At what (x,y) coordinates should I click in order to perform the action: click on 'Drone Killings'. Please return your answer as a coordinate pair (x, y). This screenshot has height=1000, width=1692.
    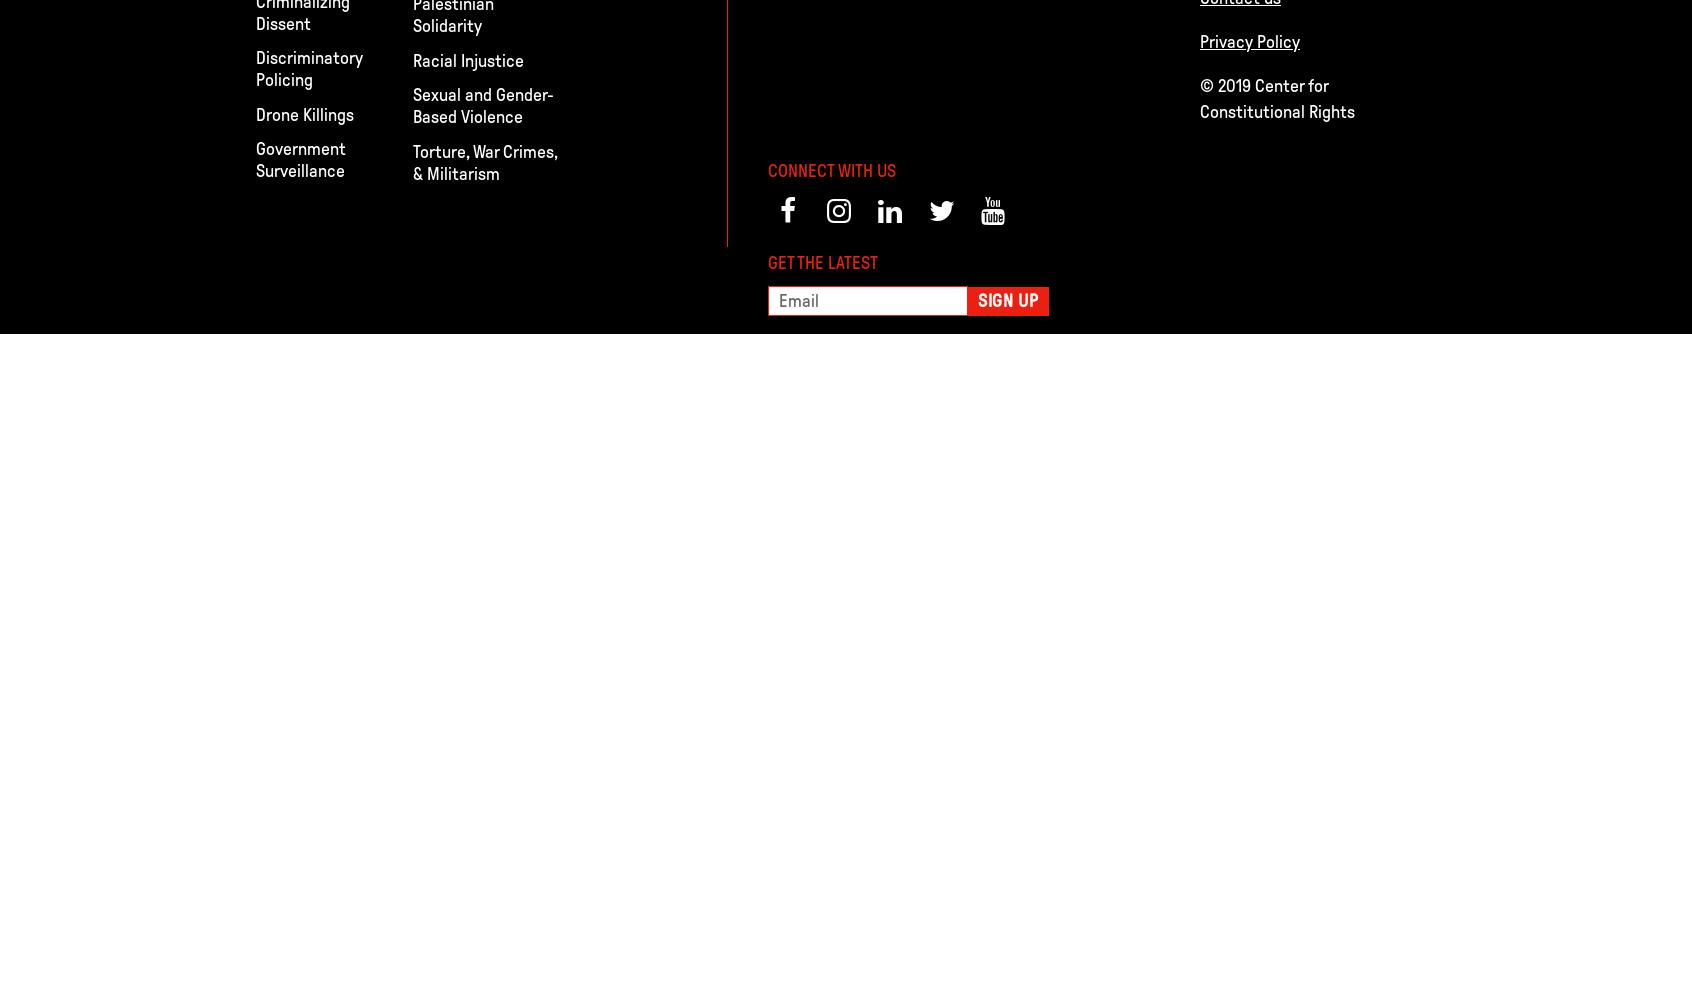
    Looking at the image, I should click on (304, 113).